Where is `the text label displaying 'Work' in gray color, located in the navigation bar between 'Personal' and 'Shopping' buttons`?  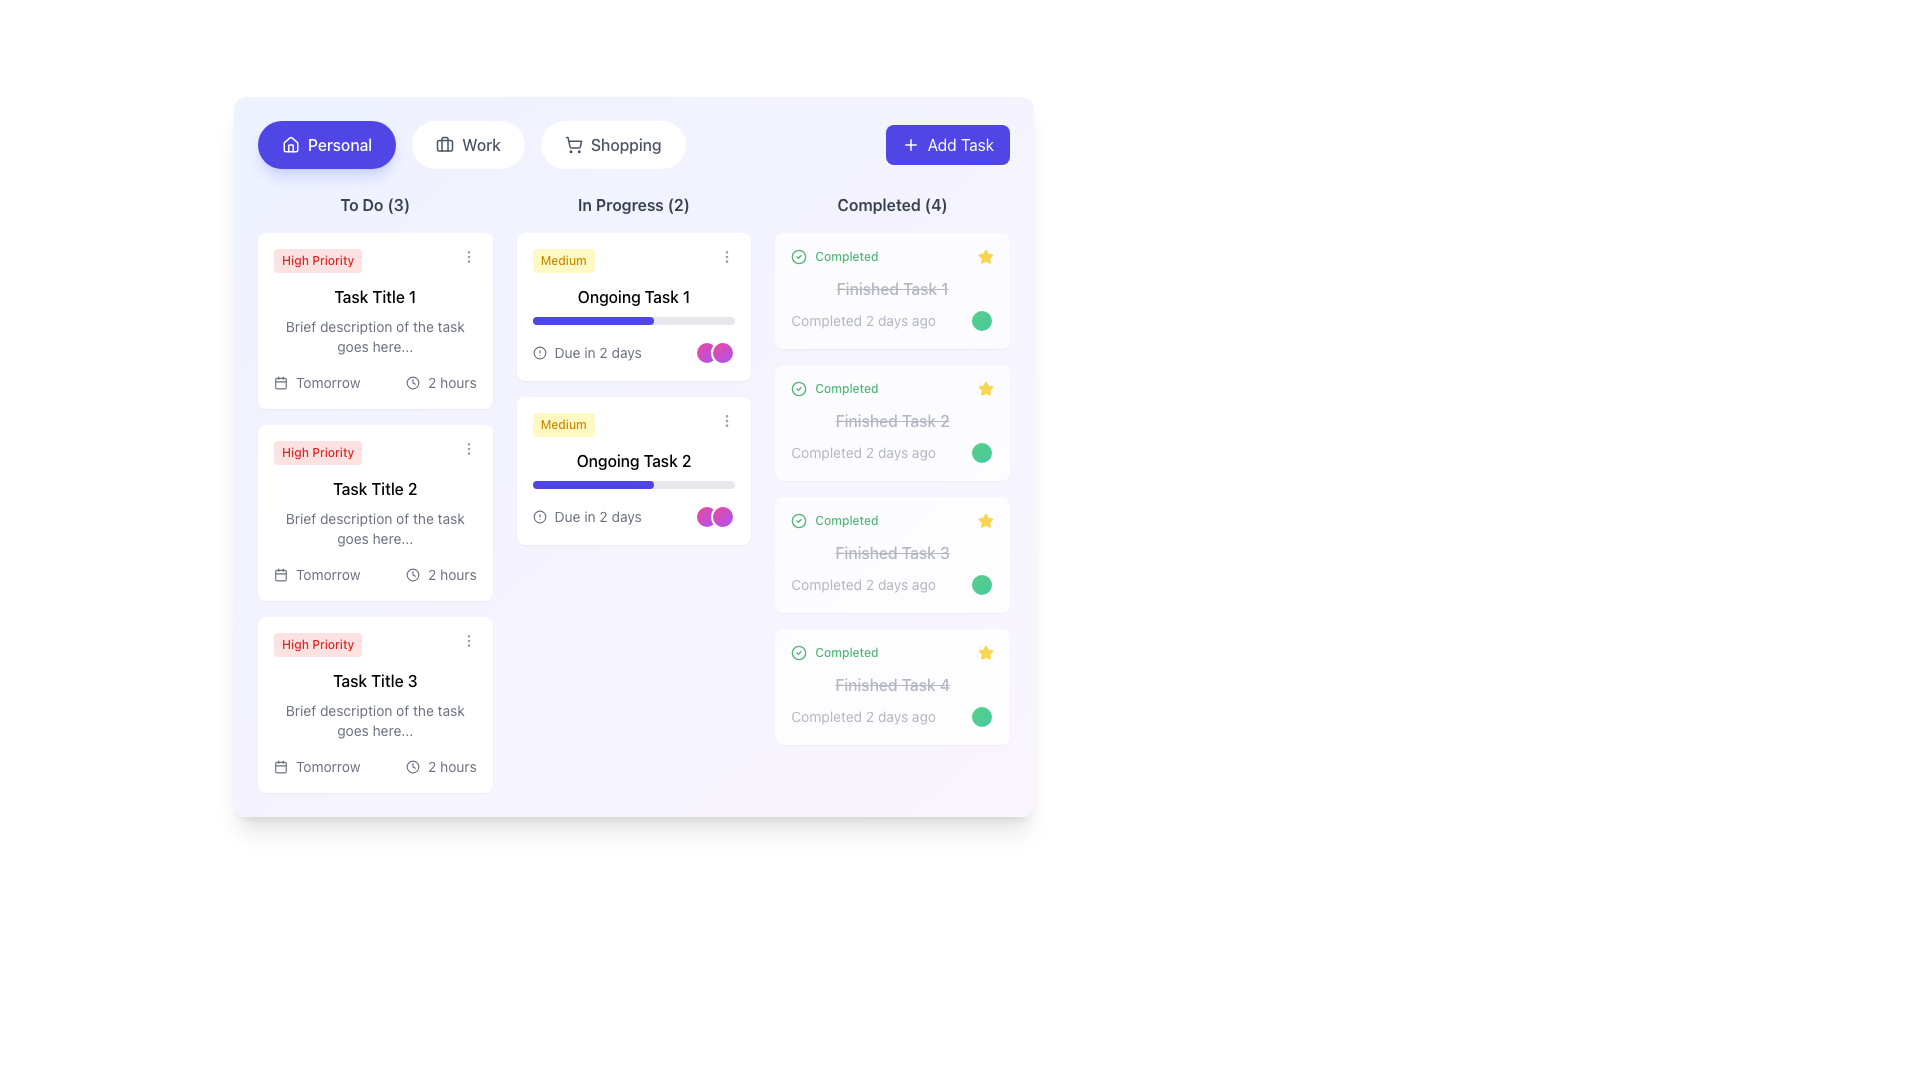
the text label displaying 'Work' in gray color, located in the navigation bar between 'Personal' and 'Shopping' buttons is located at coordinates (481, 144).